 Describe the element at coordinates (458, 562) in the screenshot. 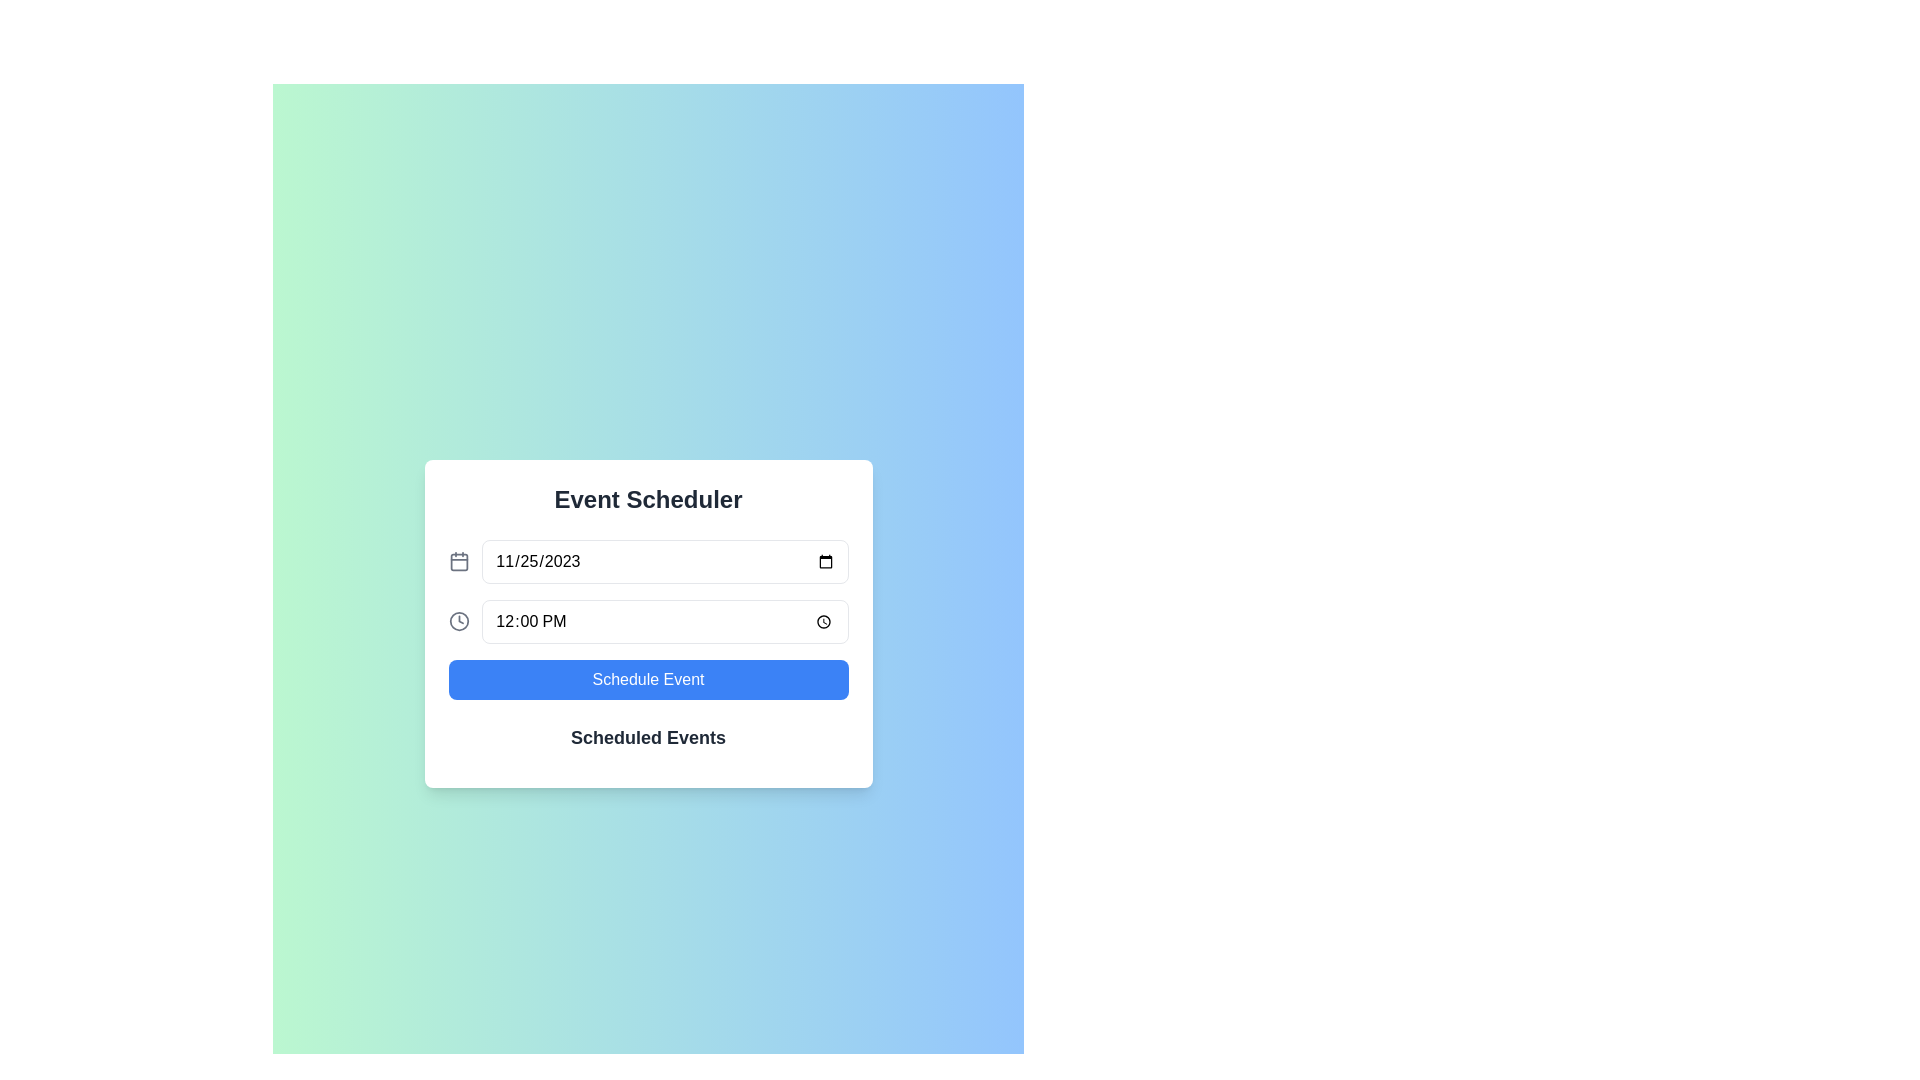

I see `the gray calendar icon with a square border located on the left side of the date input field` at that location.